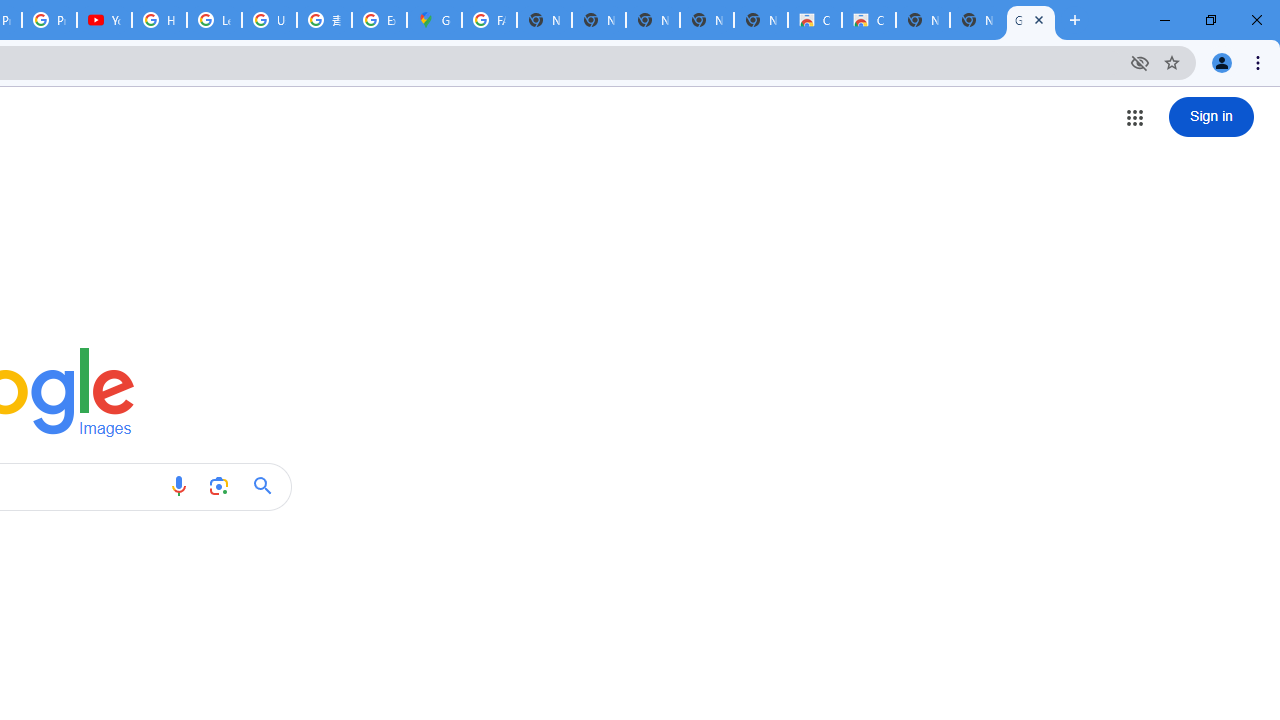  What do you see at coordinates (49, 20) in the screenshot?
I see `'Privacy Checkup'` at bounding box center [49, 20].